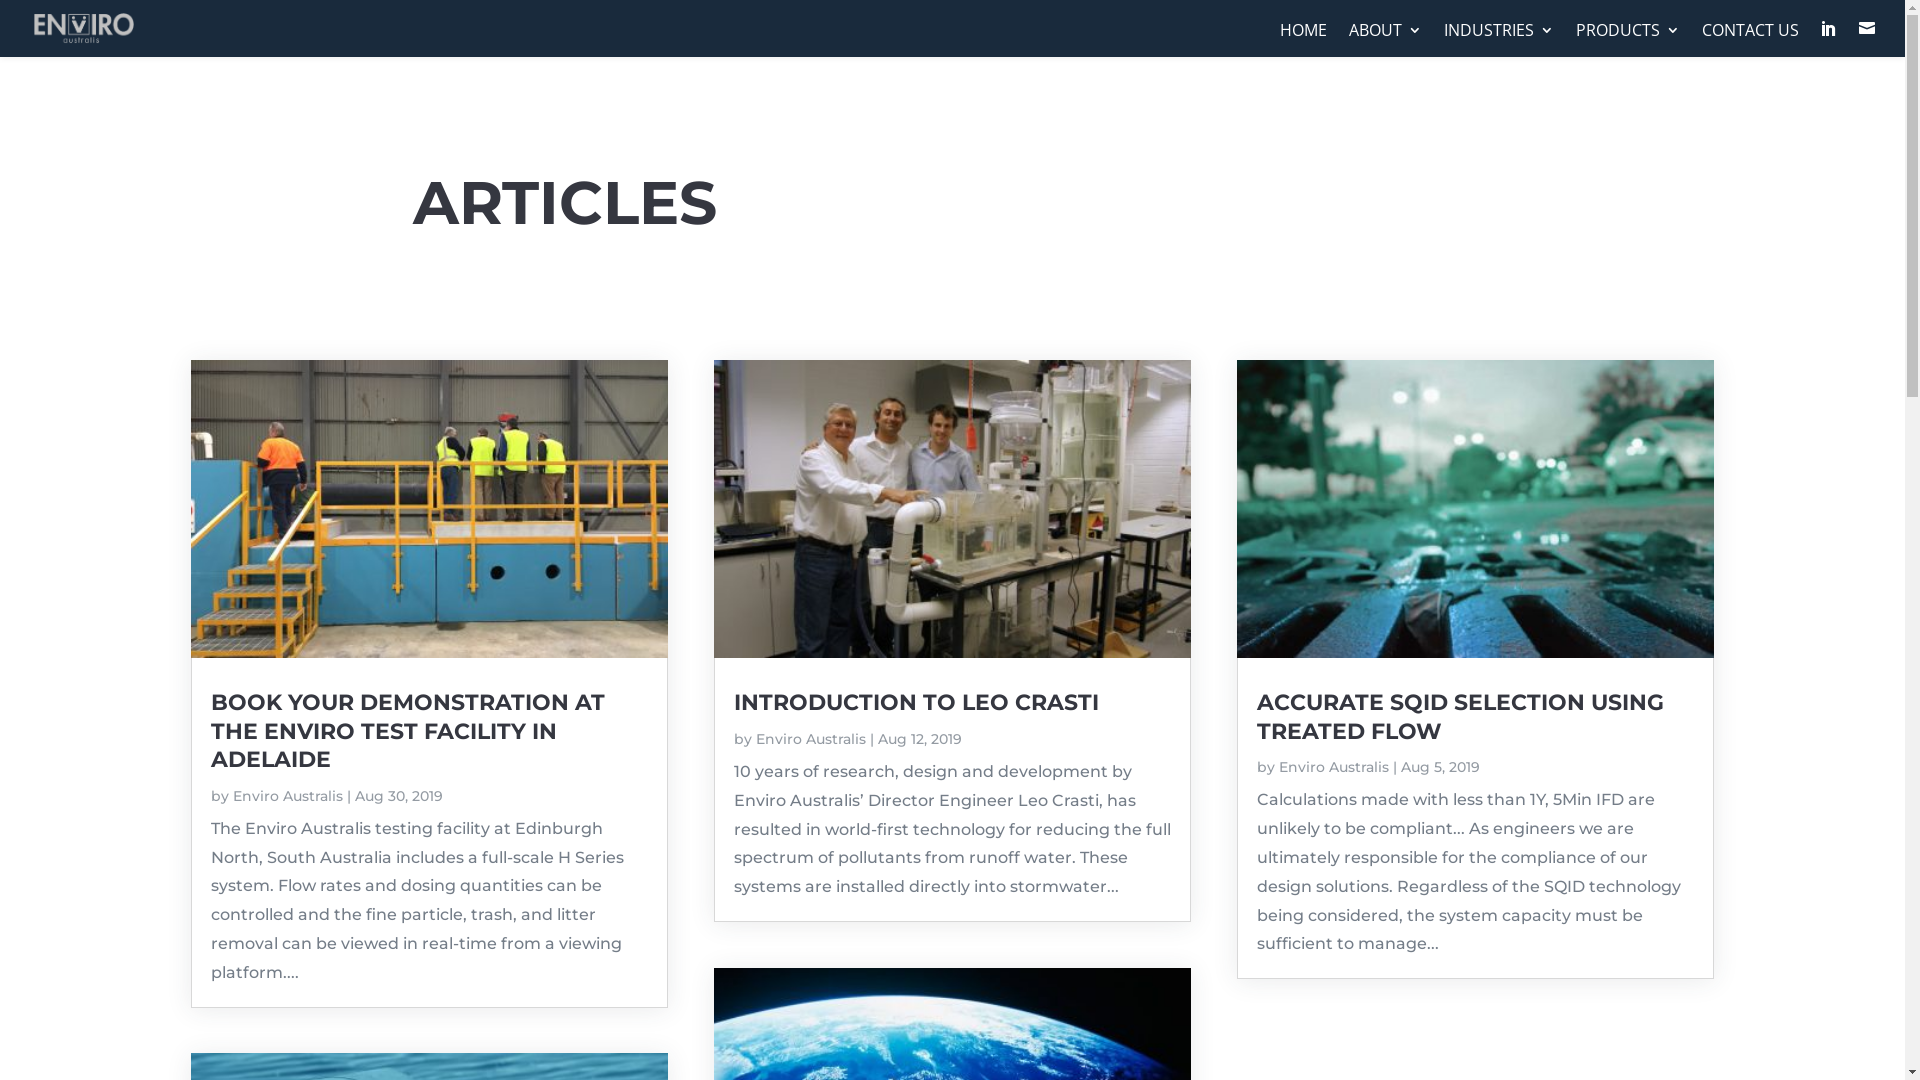 This screenshot has width=1920, height=1080. I want to click on 'Enviro Australis', so click(231, 794).